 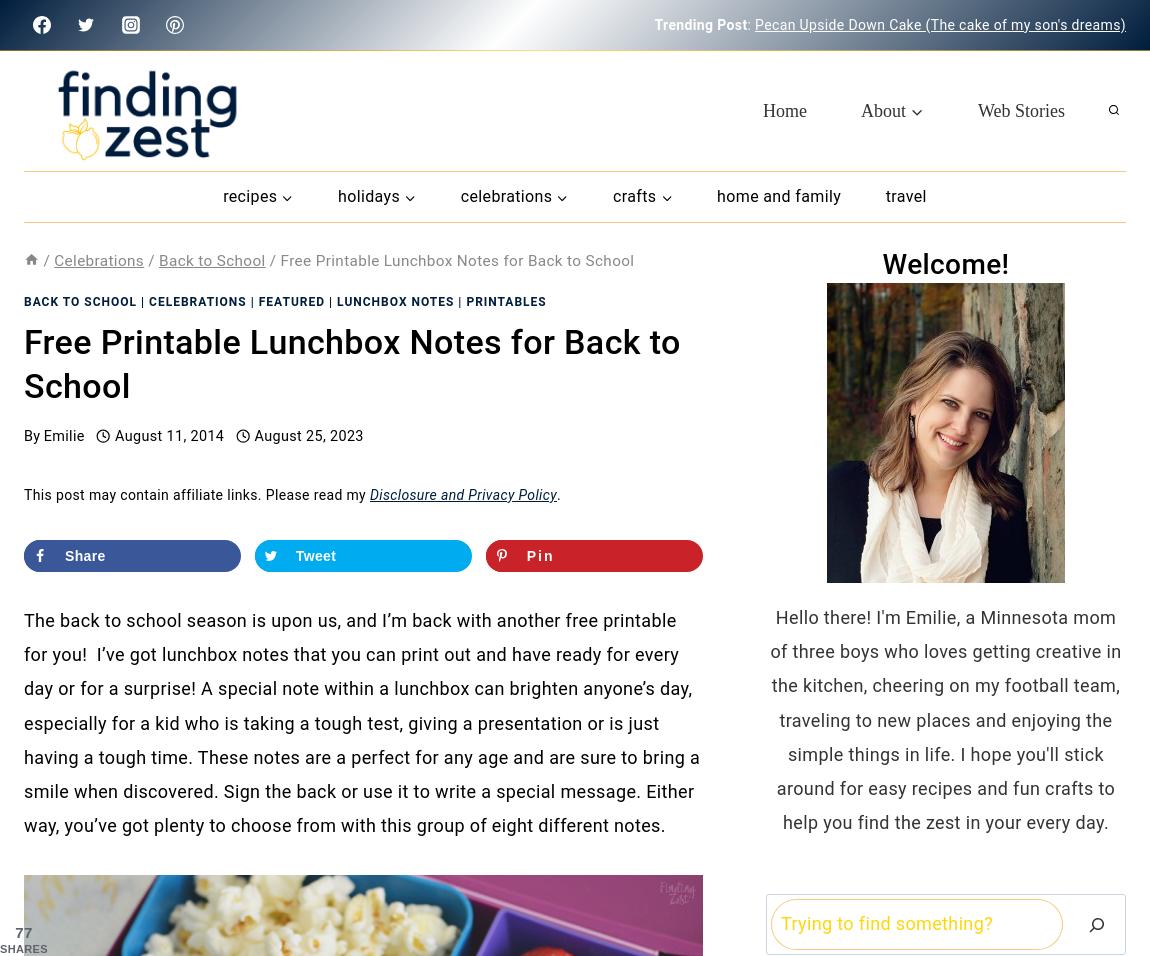 What do you see at coordinates (256, 300) in the screenshot?
I see `'Featured'` at bounding box center [256, 300].